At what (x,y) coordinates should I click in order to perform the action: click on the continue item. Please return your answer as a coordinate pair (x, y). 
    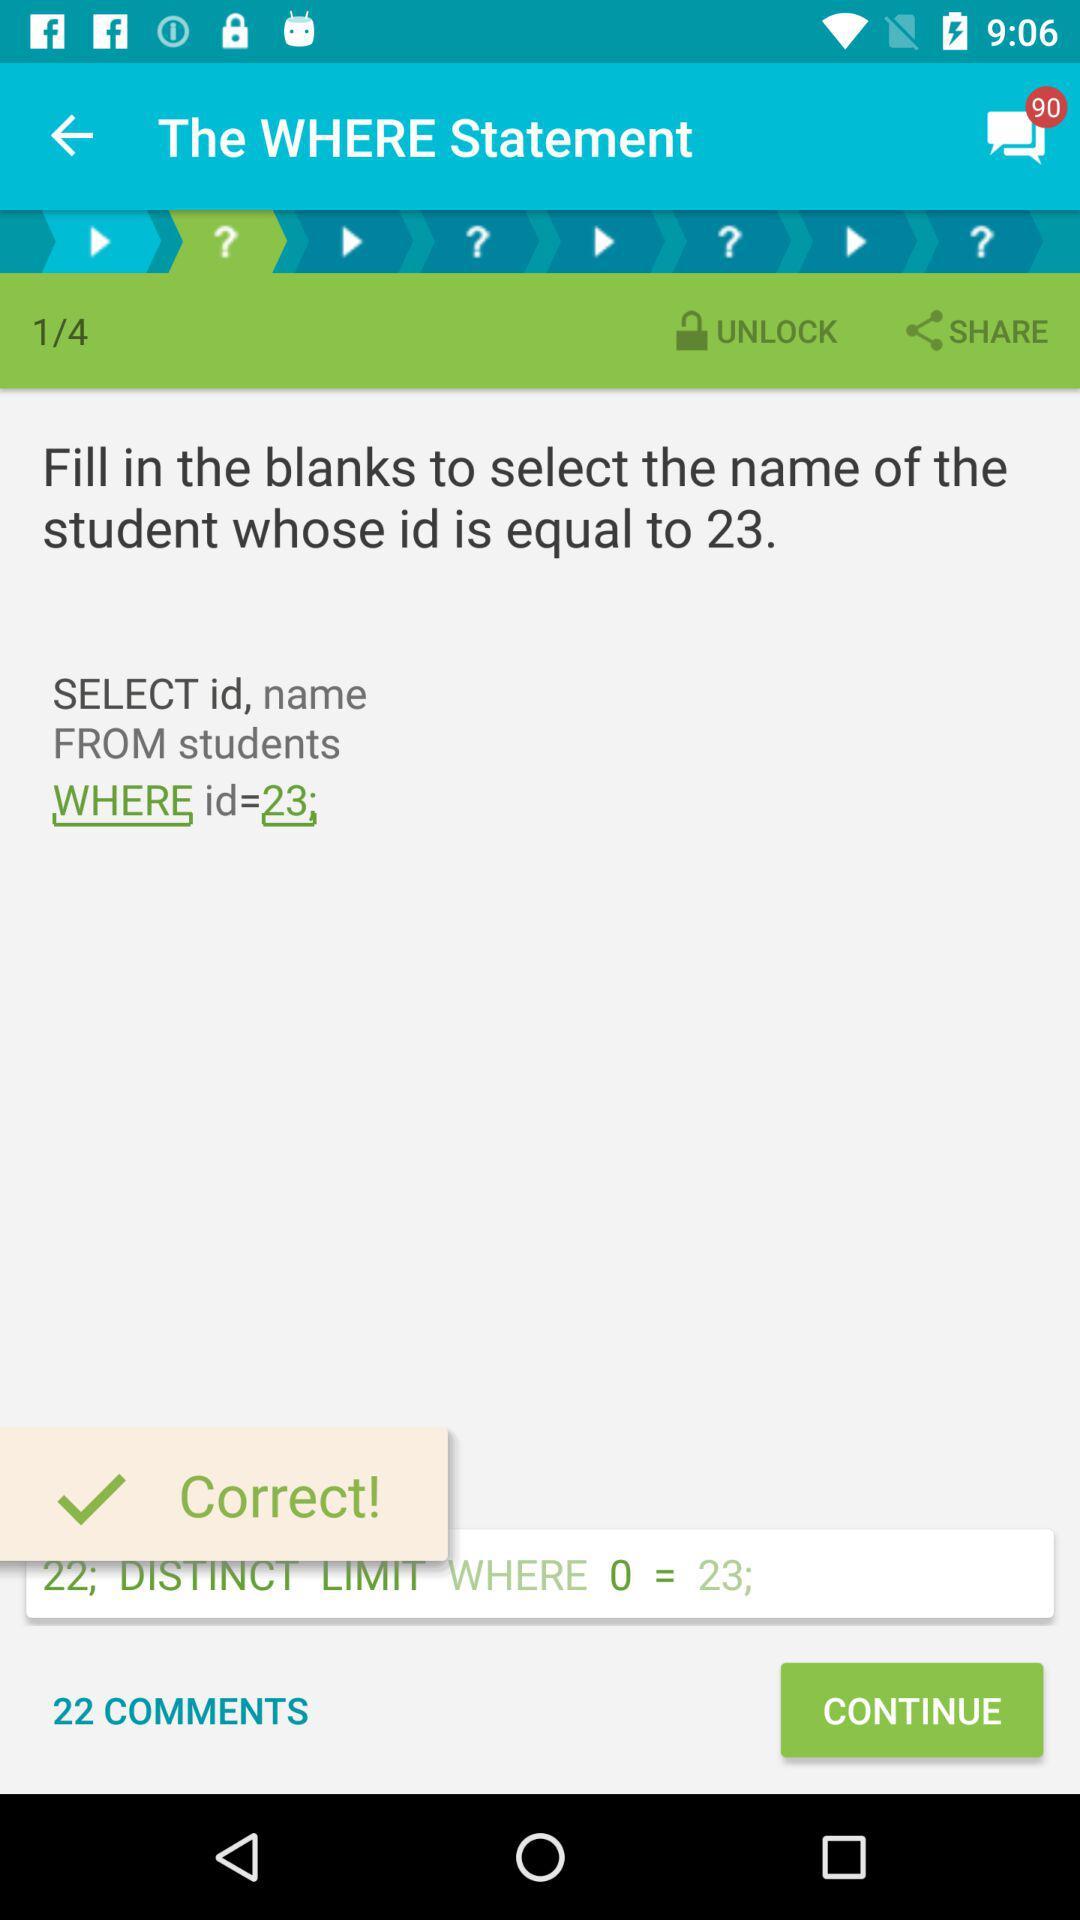
    Looking at the image, I should click on (911, 1708).